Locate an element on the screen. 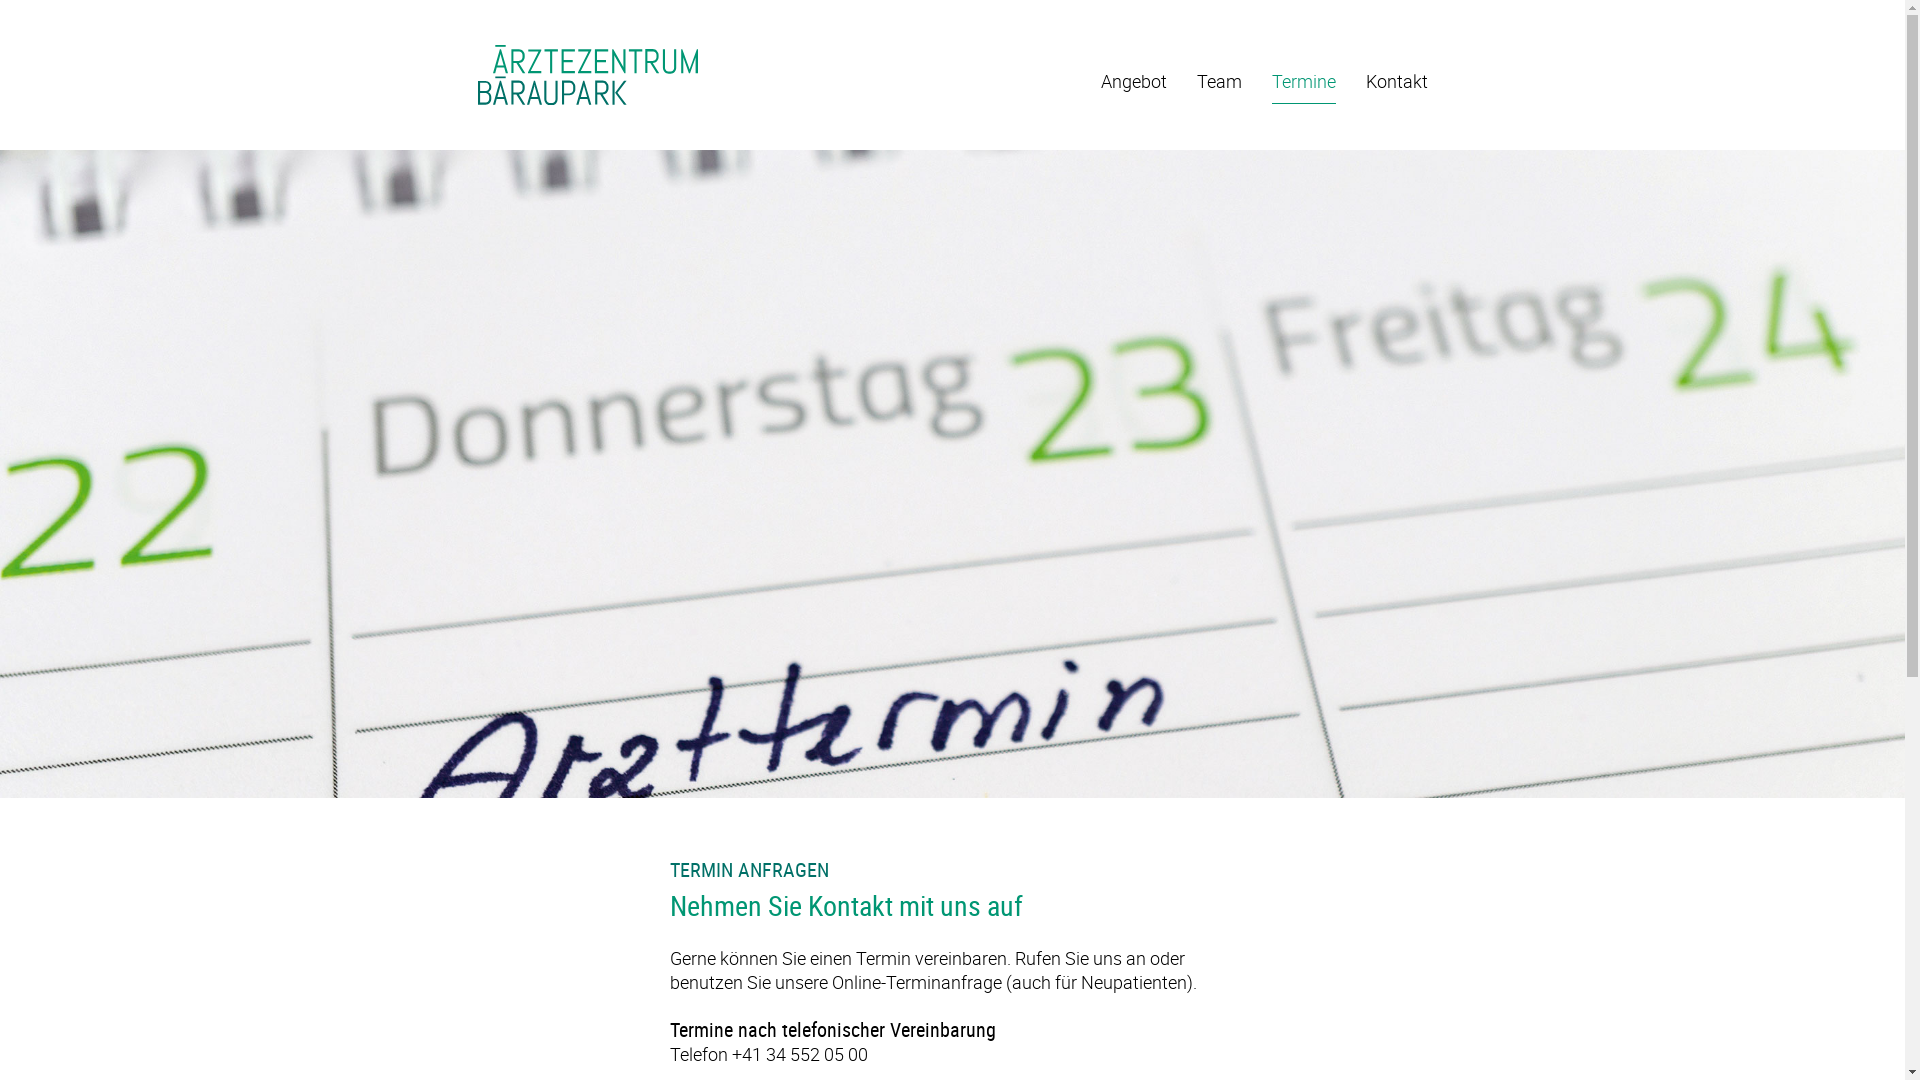 This screenshot has height=1080, width=1920. 'Angebot' is located at coordinates (1098, 85).